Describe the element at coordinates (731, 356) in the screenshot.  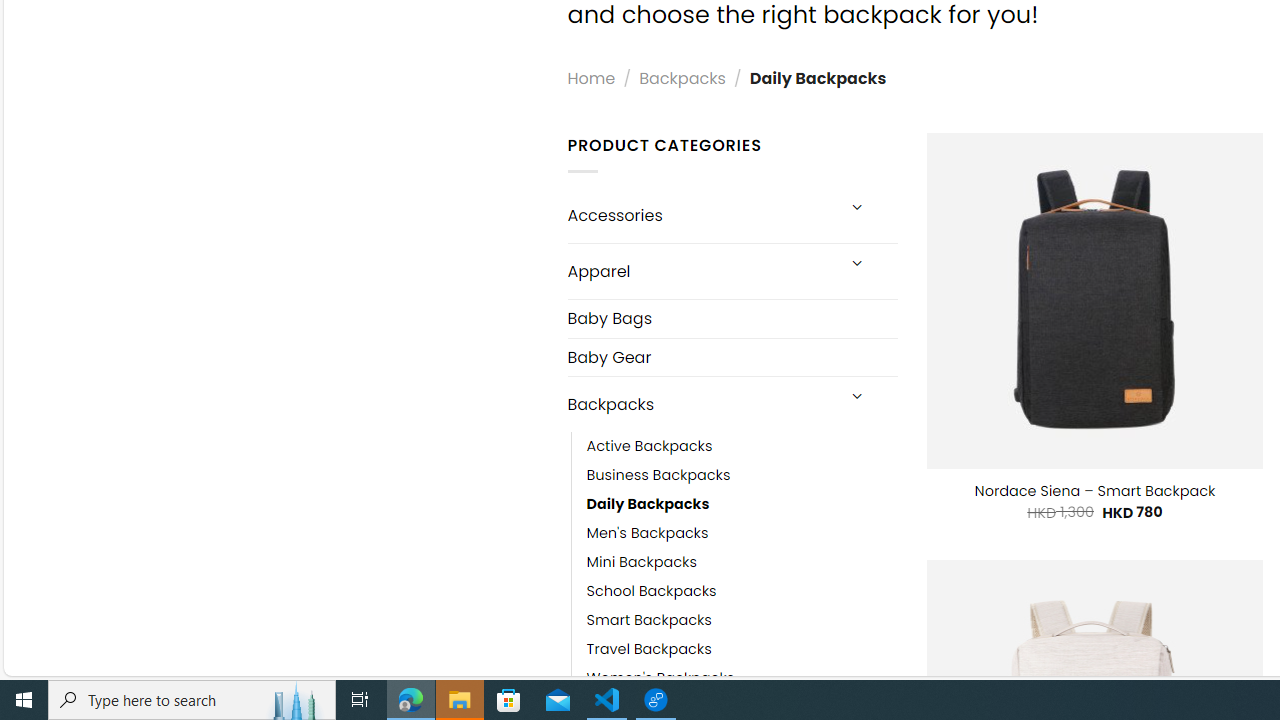
I see `'Baby Gear'` at that location.